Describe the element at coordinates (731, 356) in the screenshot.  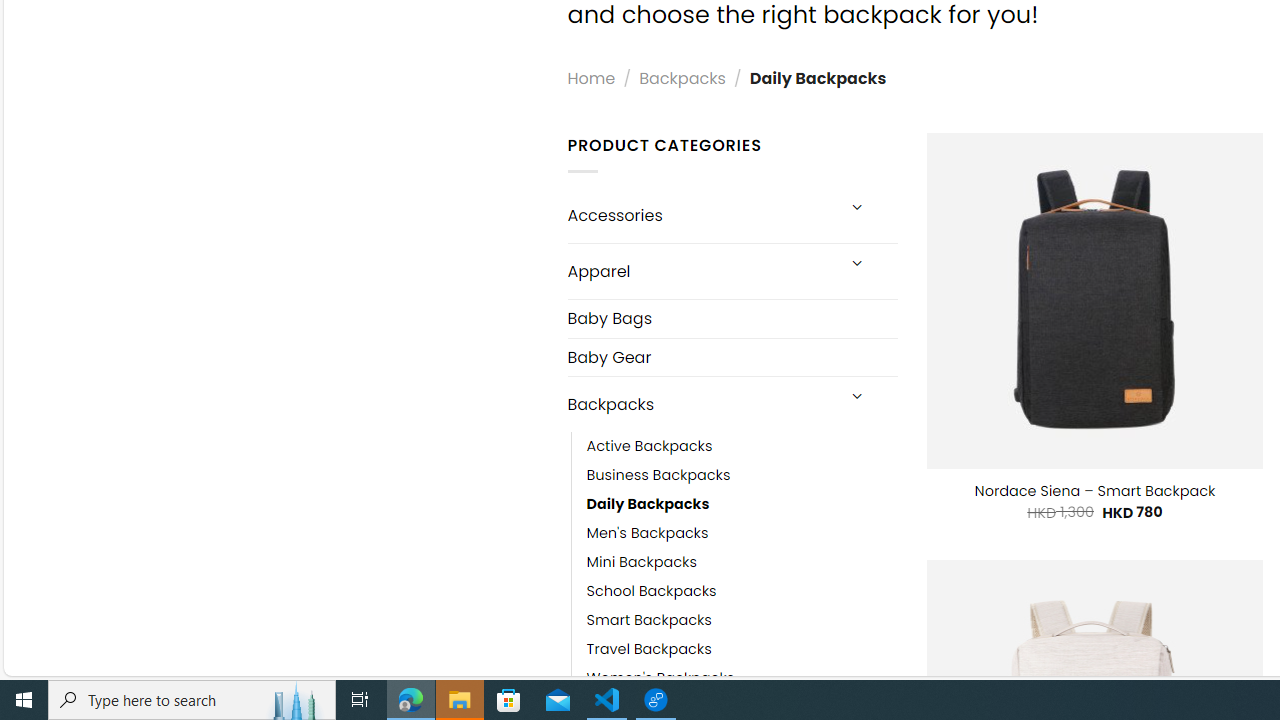
I see `'Baby Gear'` at that location.